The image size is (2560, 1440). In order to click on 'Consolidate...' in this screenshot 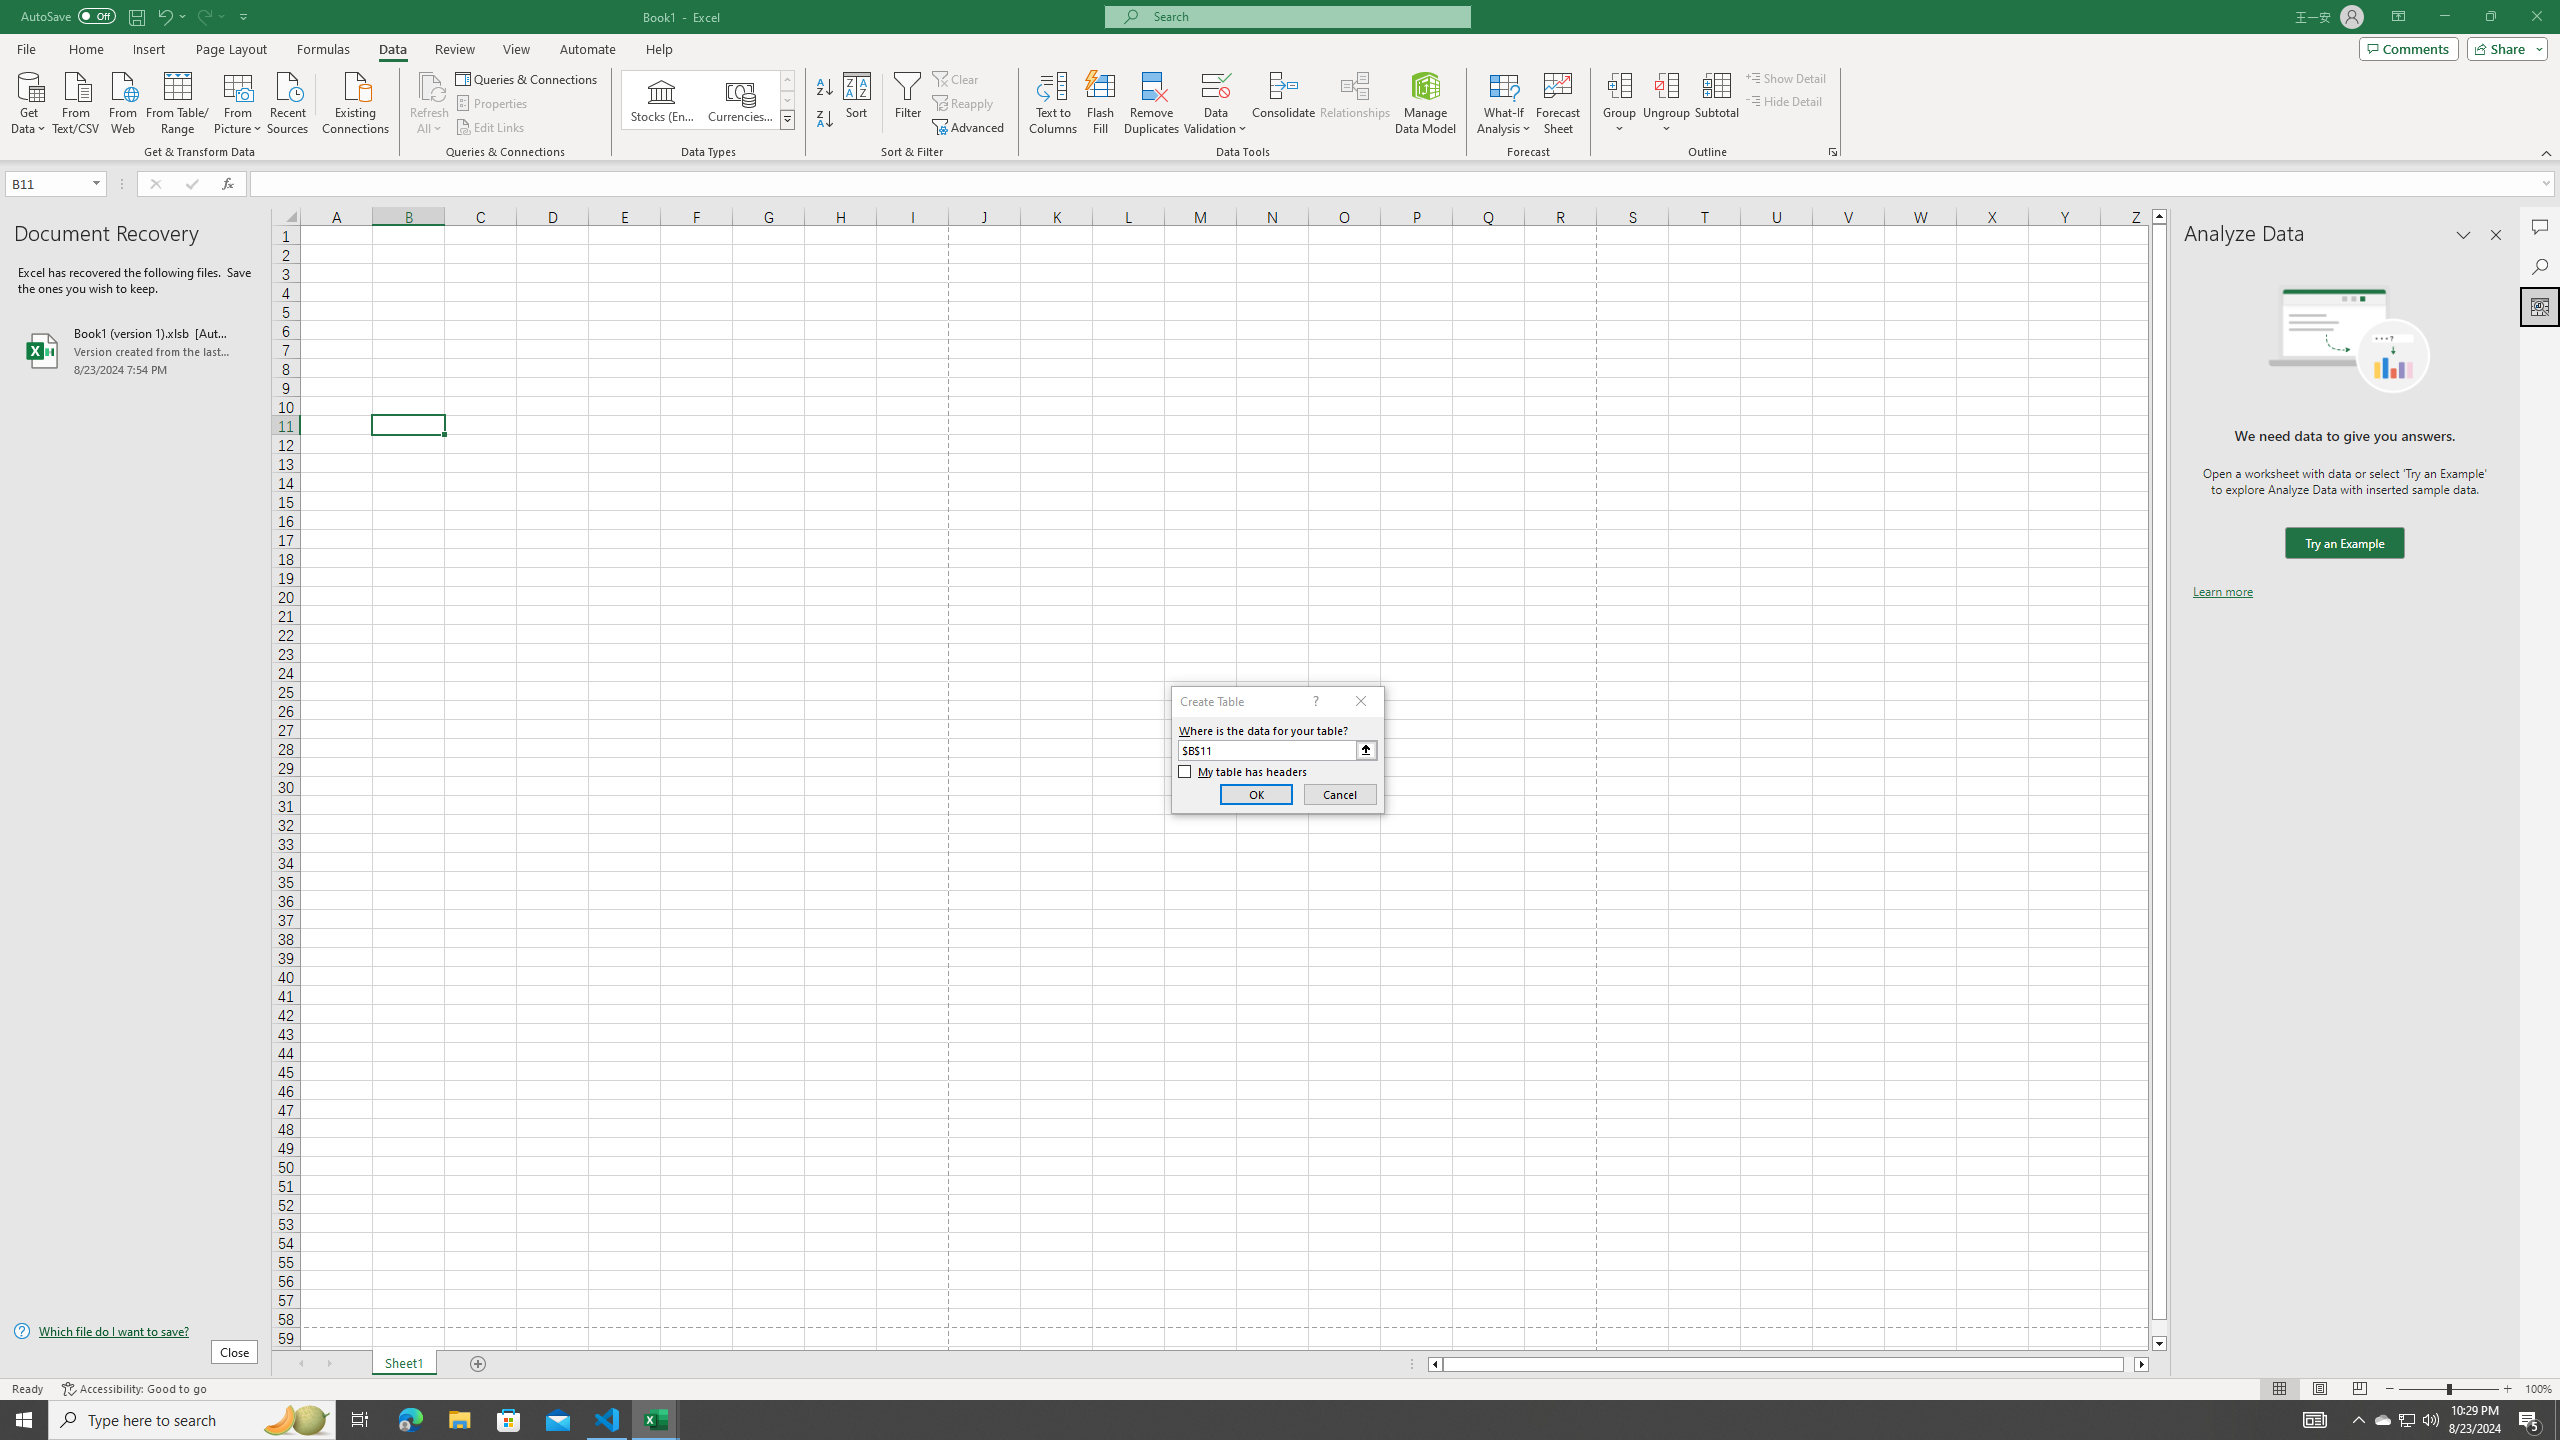, I will do `click(1283, 103)`.